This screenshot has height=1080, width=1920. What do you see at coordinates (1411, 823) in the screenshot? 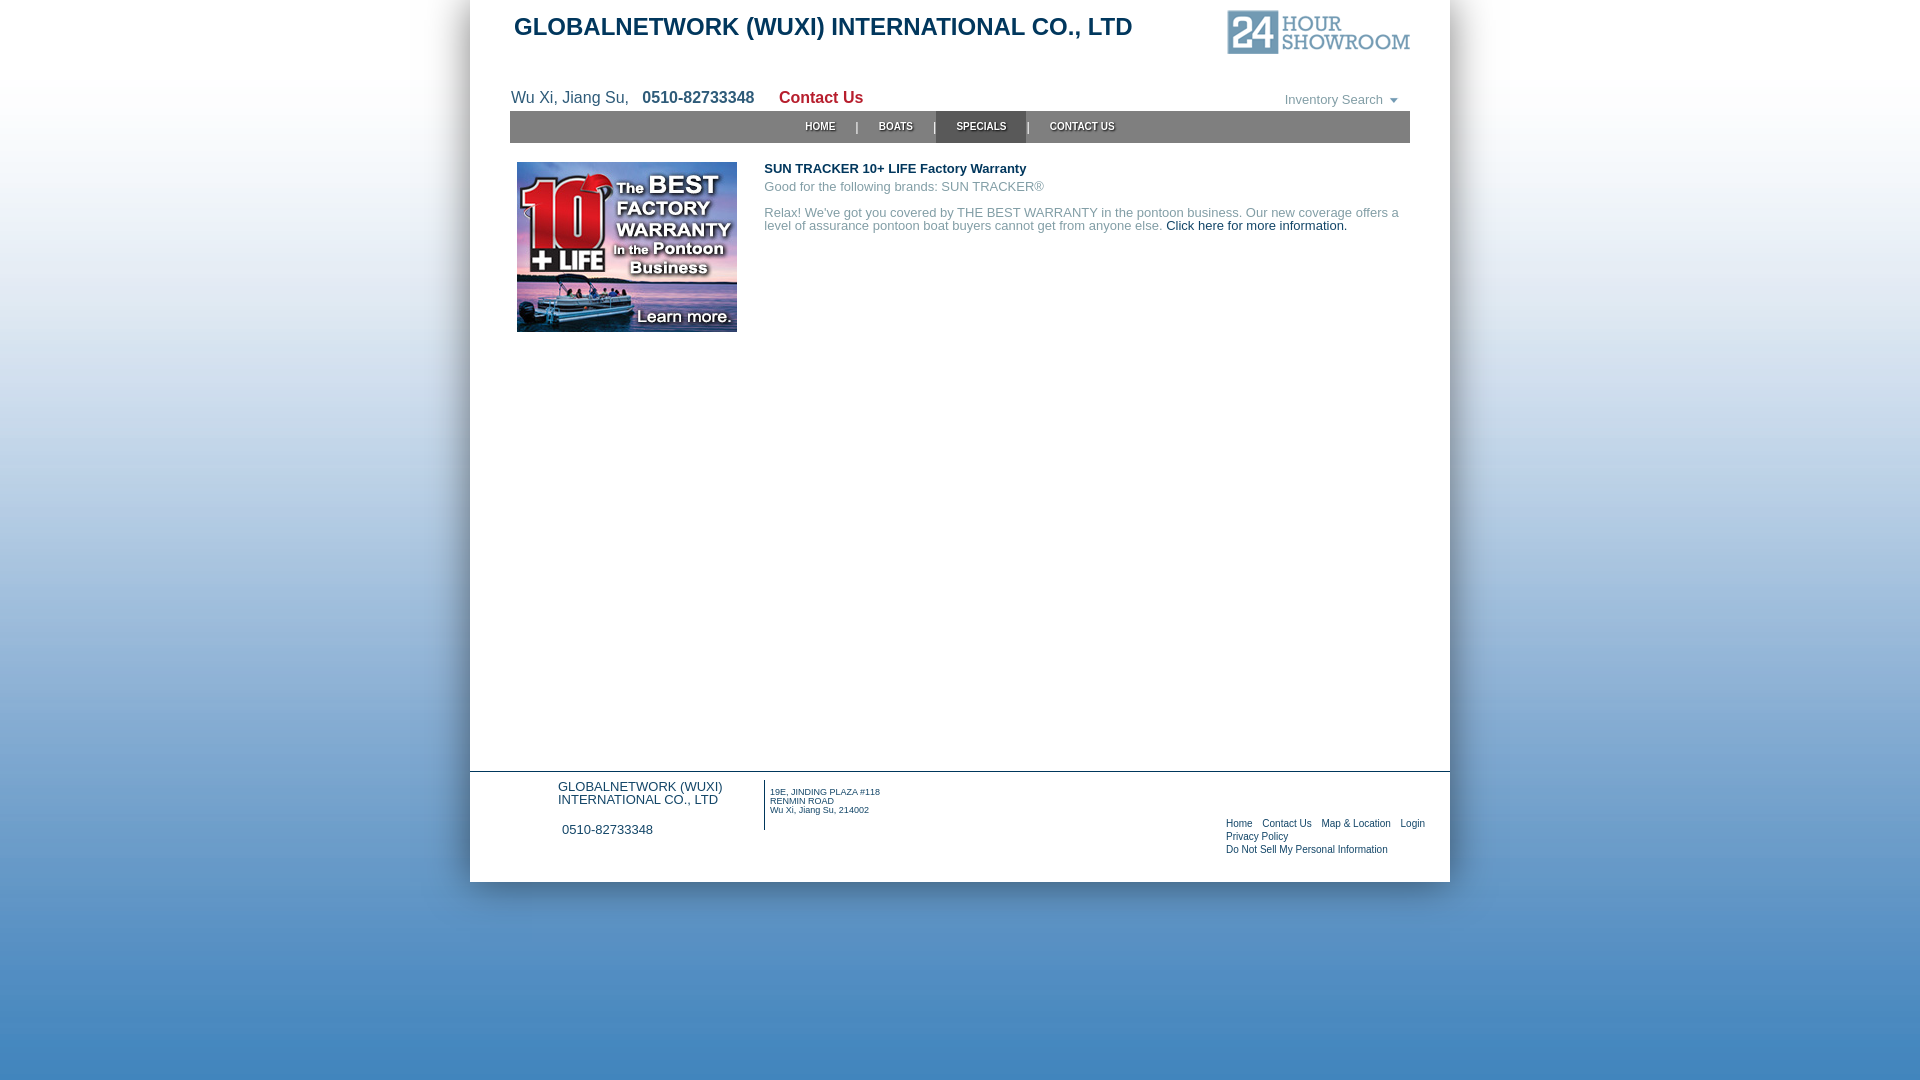
I see `'Login'` at bounding box center [1411, 823].